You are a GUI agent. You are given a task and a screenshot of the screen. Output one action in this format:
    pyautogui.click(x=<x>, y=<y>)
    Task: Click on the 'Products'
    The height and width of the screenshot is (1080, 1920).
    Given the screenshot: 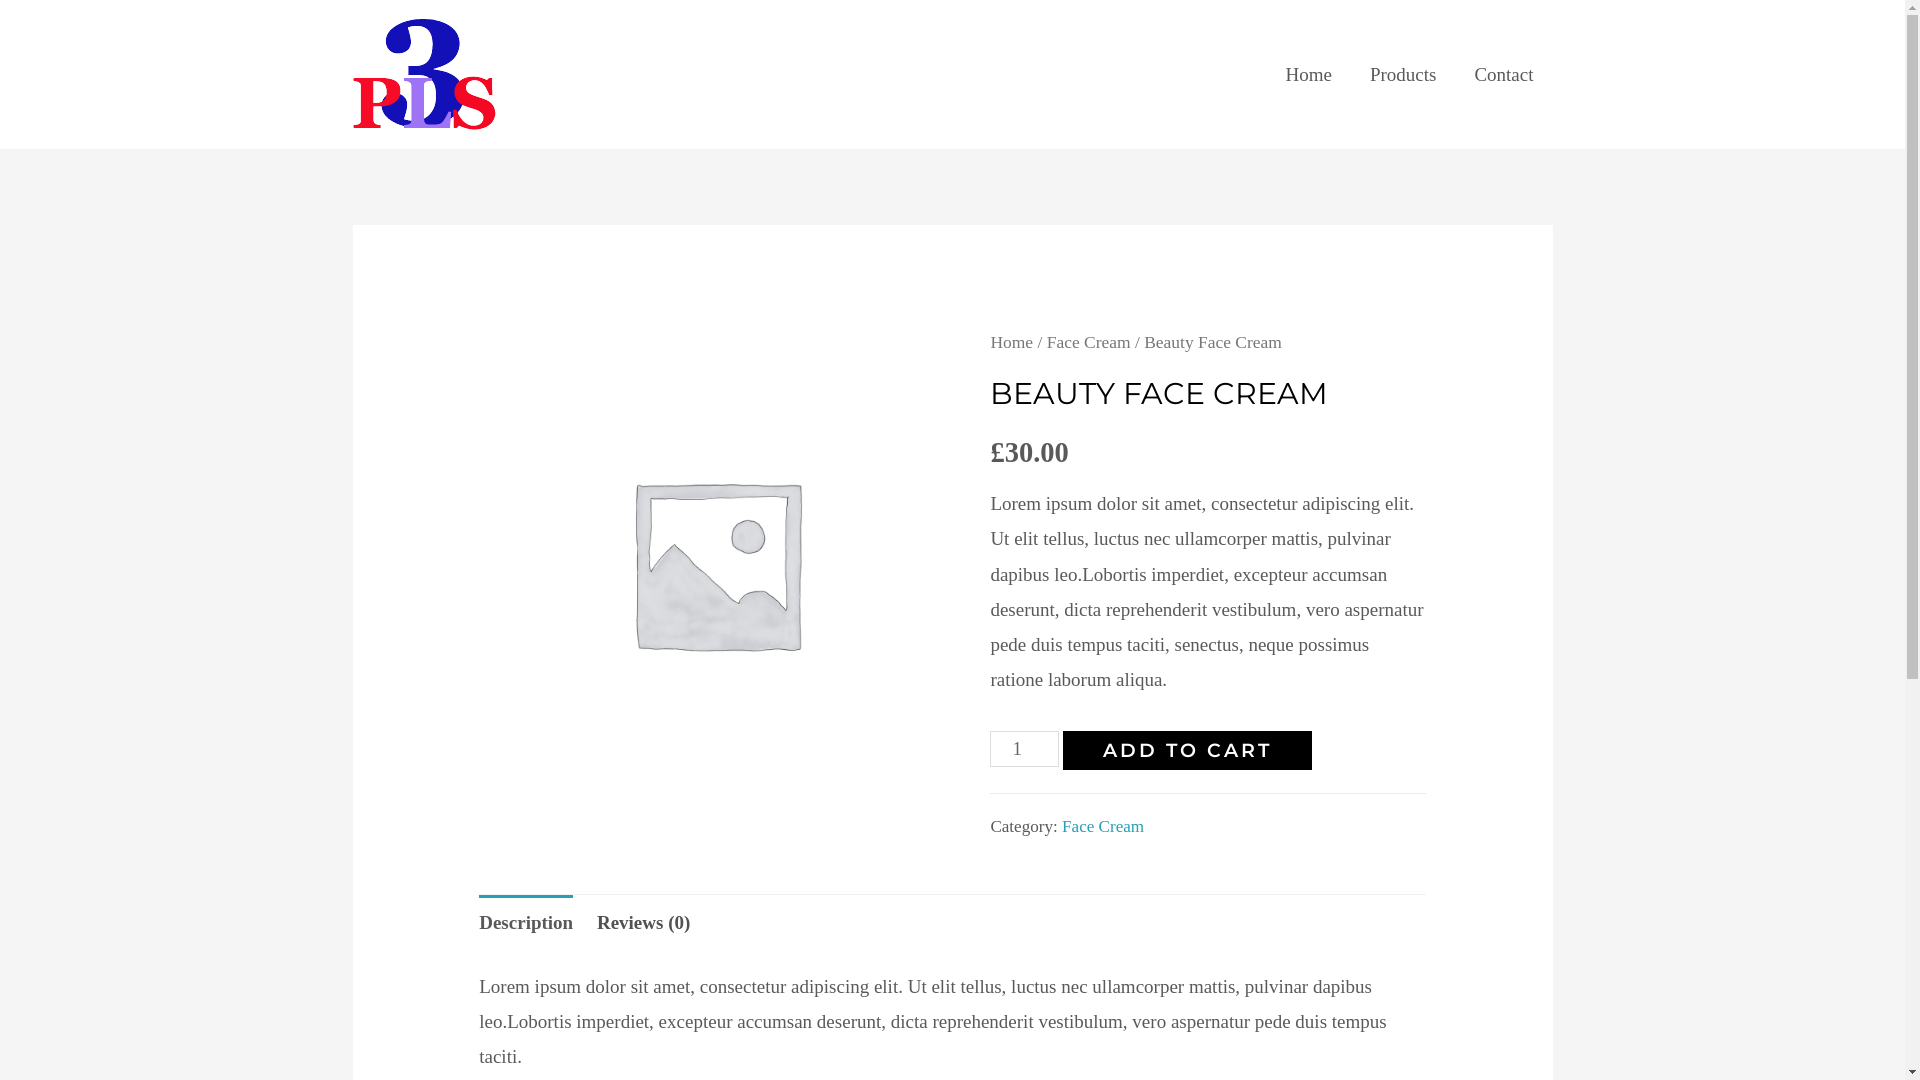 What is the action you would take?
    pyautogui.click(x=1402, y=73)
    